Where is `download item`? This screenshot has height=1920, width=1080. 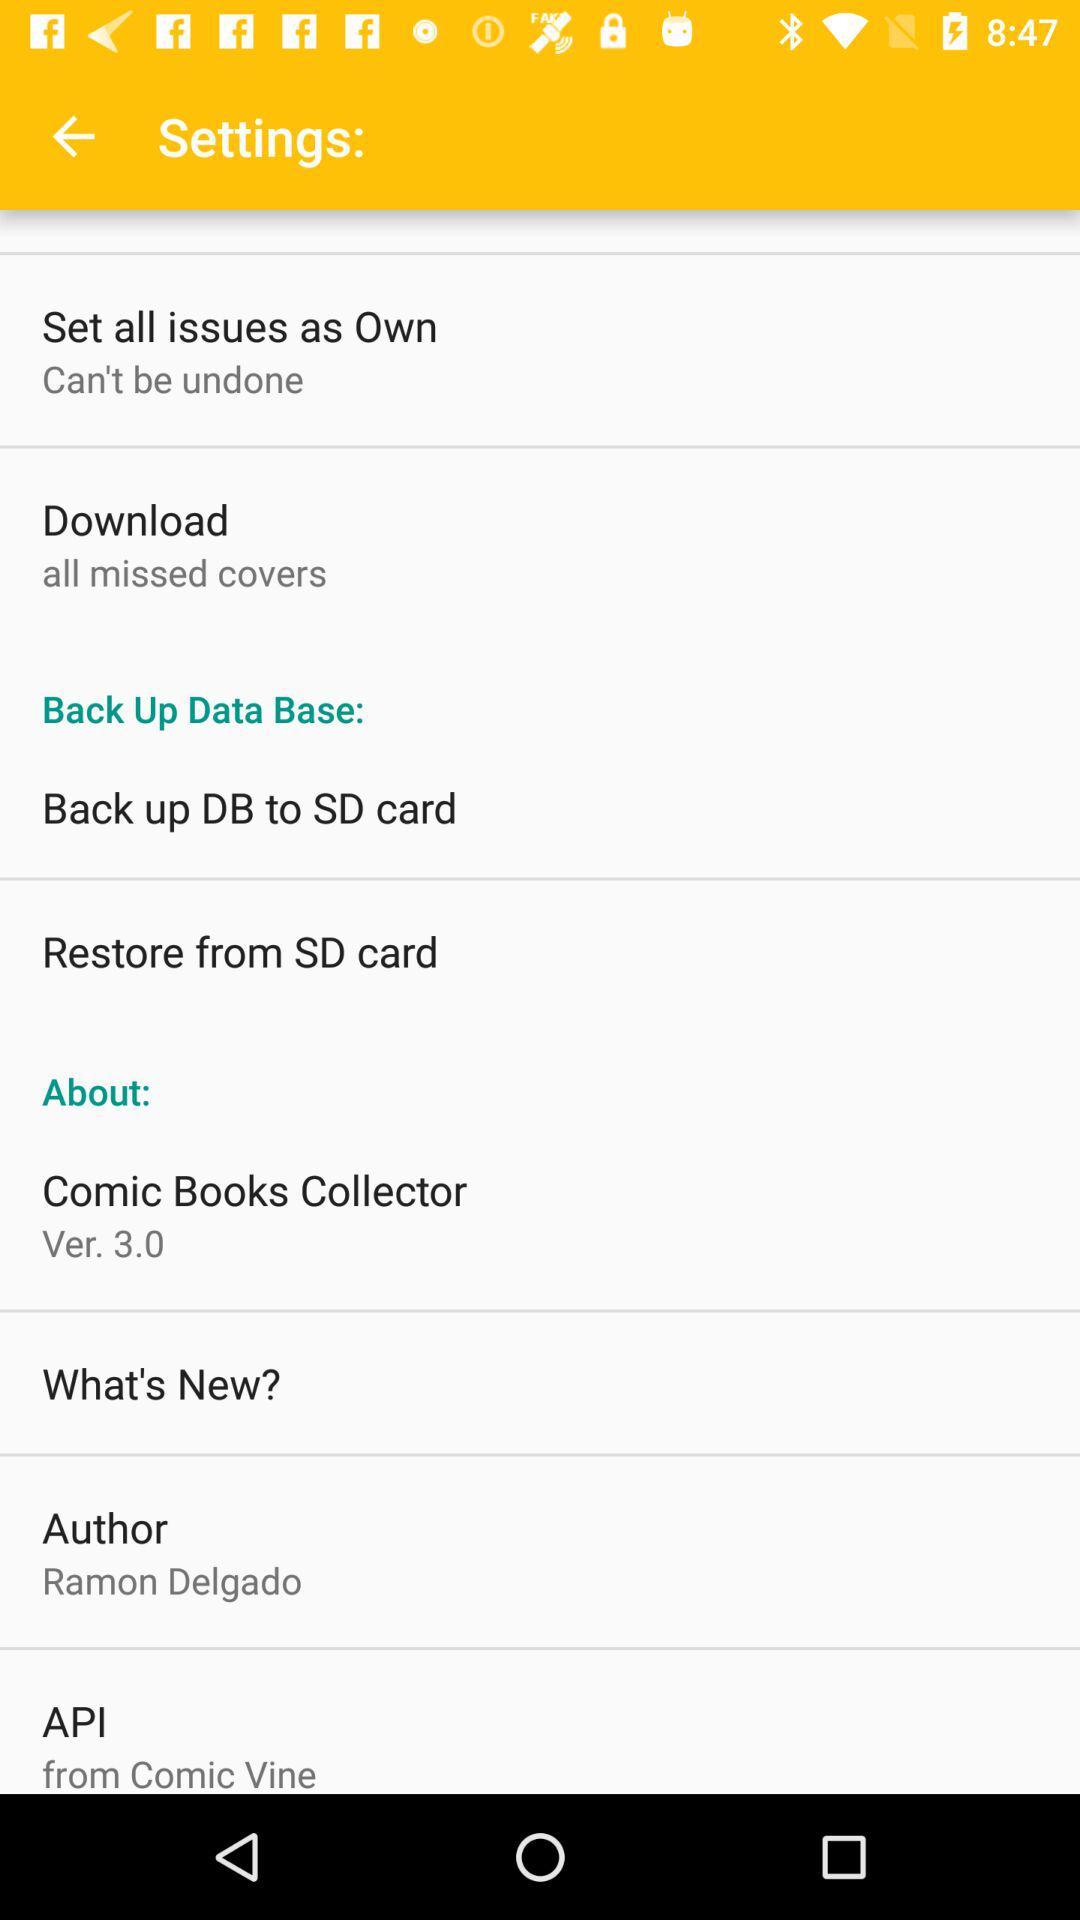 download item is located at coordinates (135, 518).